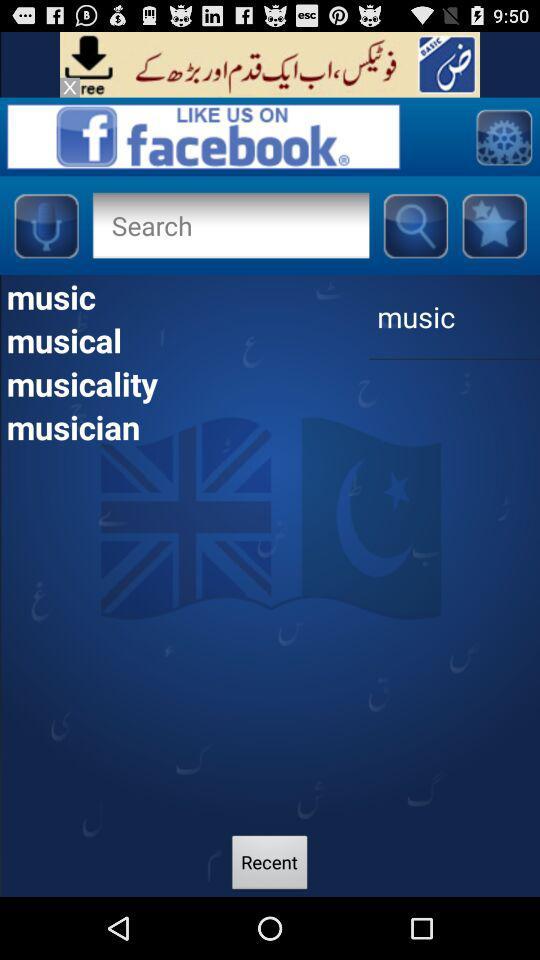  What do you see at coordinates (229, 225) in the screenshot?
I see `search bar` at bounding box center [229, 225].